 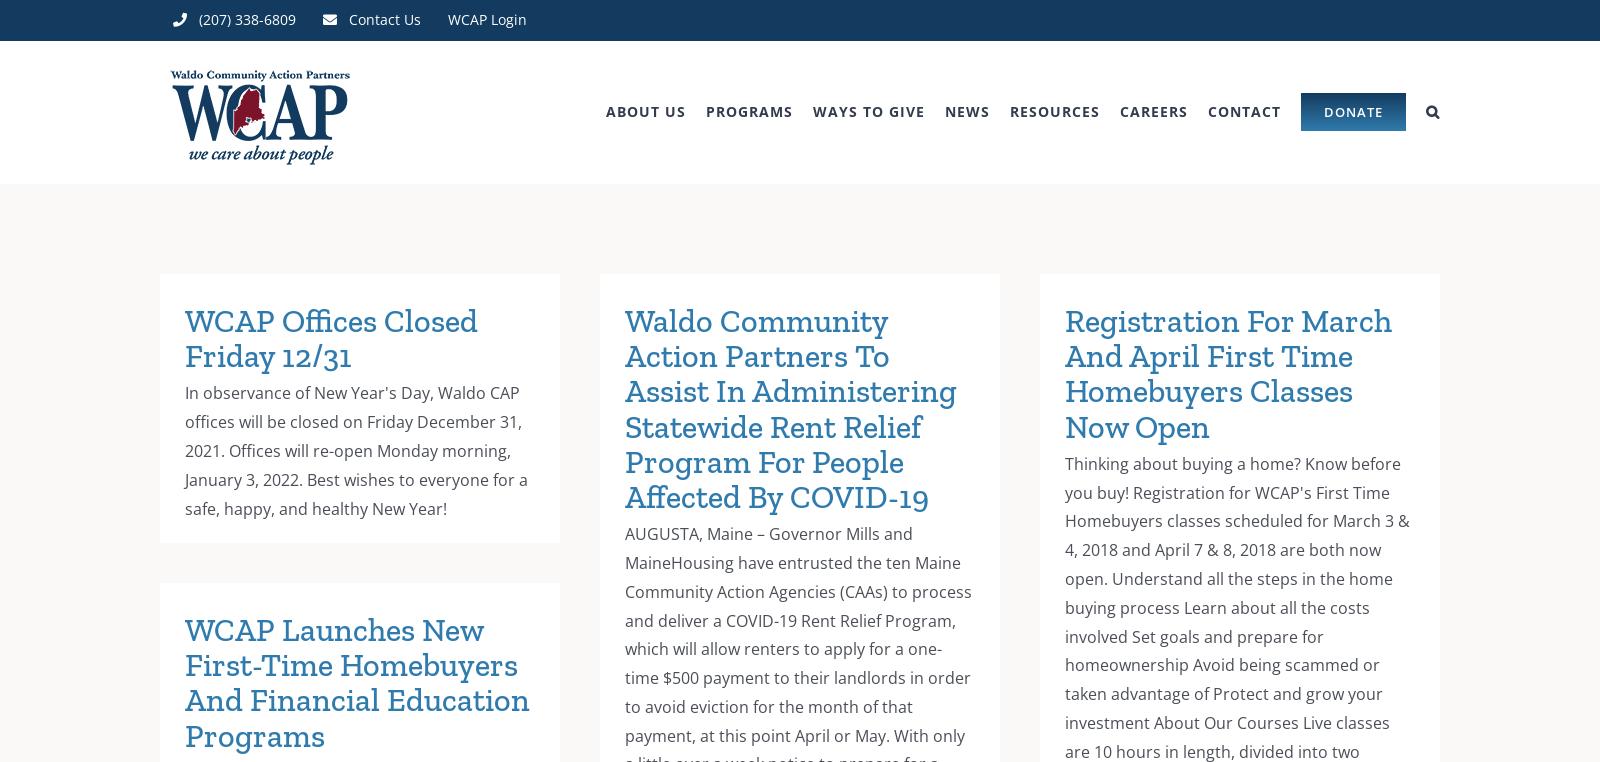 What do you see at coordinates (1078, 226) in the screenshot?
I see `'Publications & Reports'` at bounding box center [1078, 226].